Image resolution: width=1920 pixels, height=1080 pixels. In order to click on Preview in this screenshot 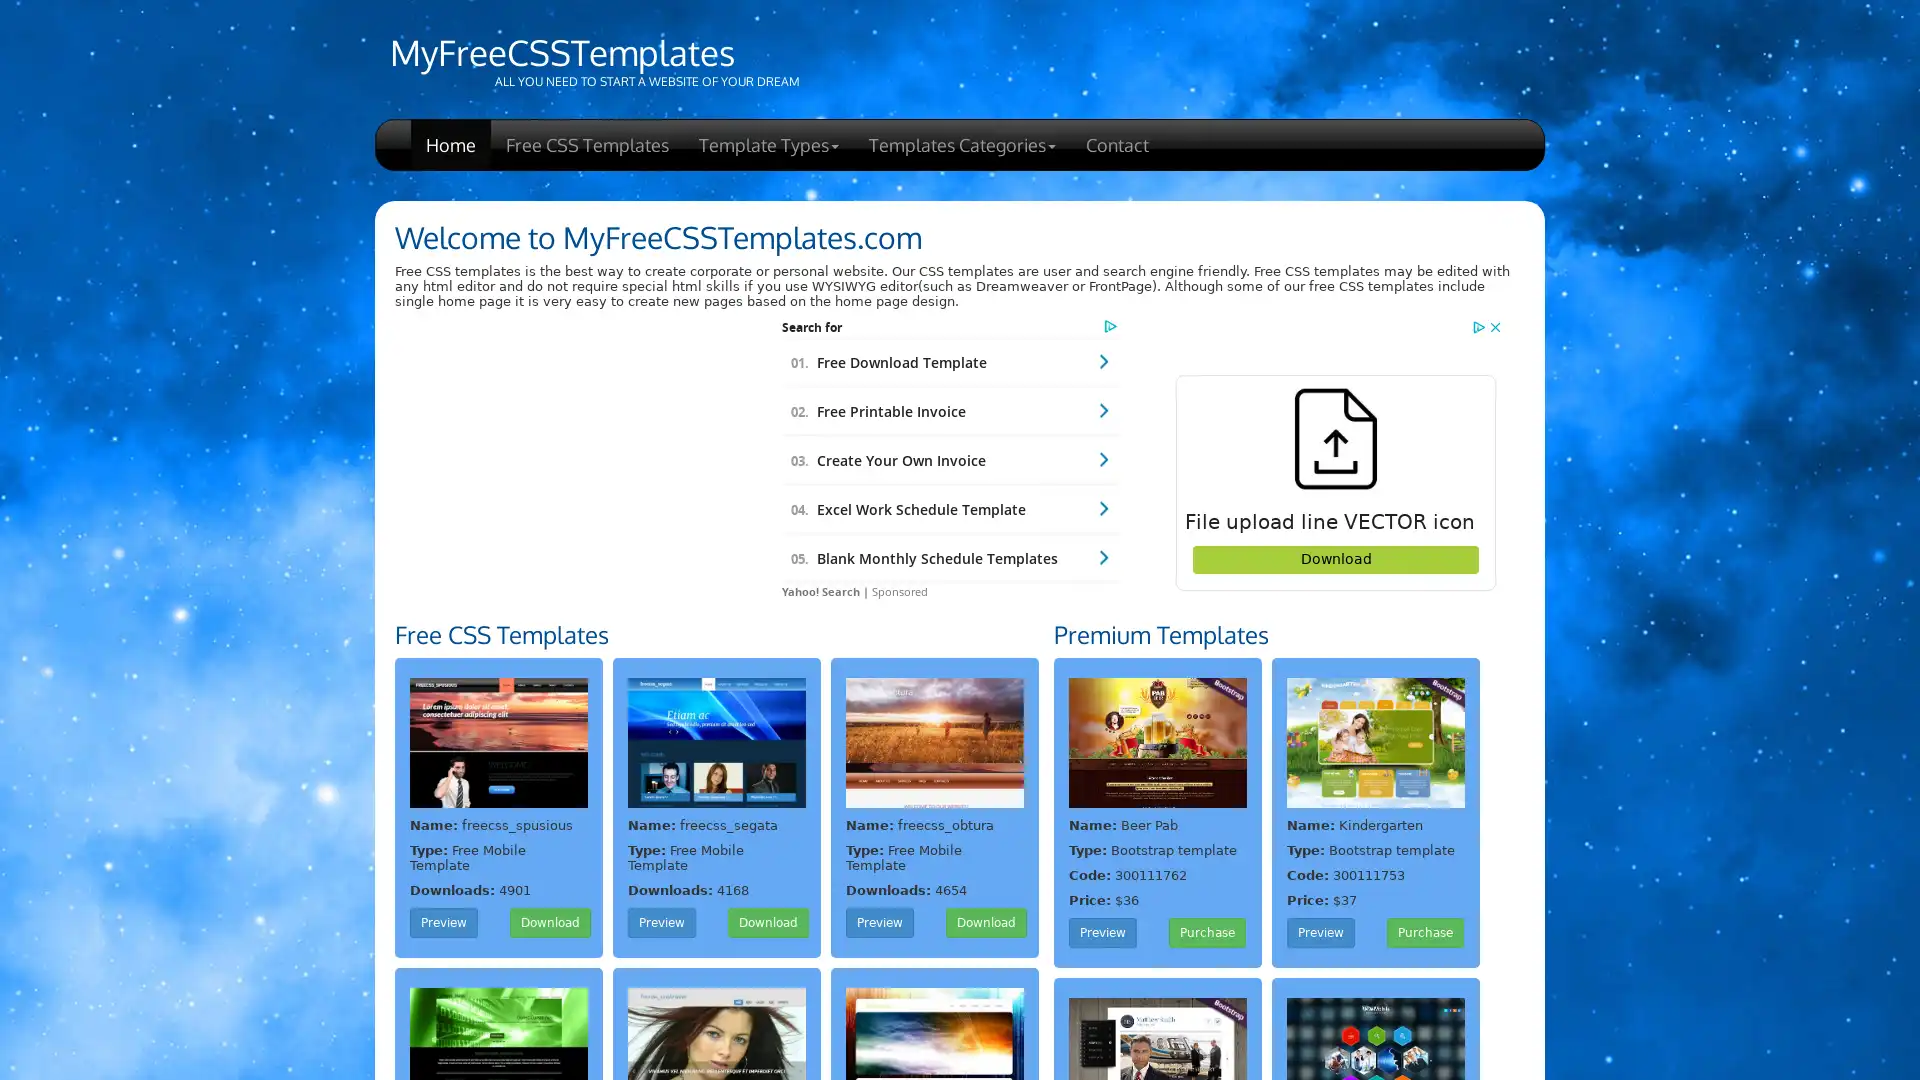, I will do `click(662, 922)`.